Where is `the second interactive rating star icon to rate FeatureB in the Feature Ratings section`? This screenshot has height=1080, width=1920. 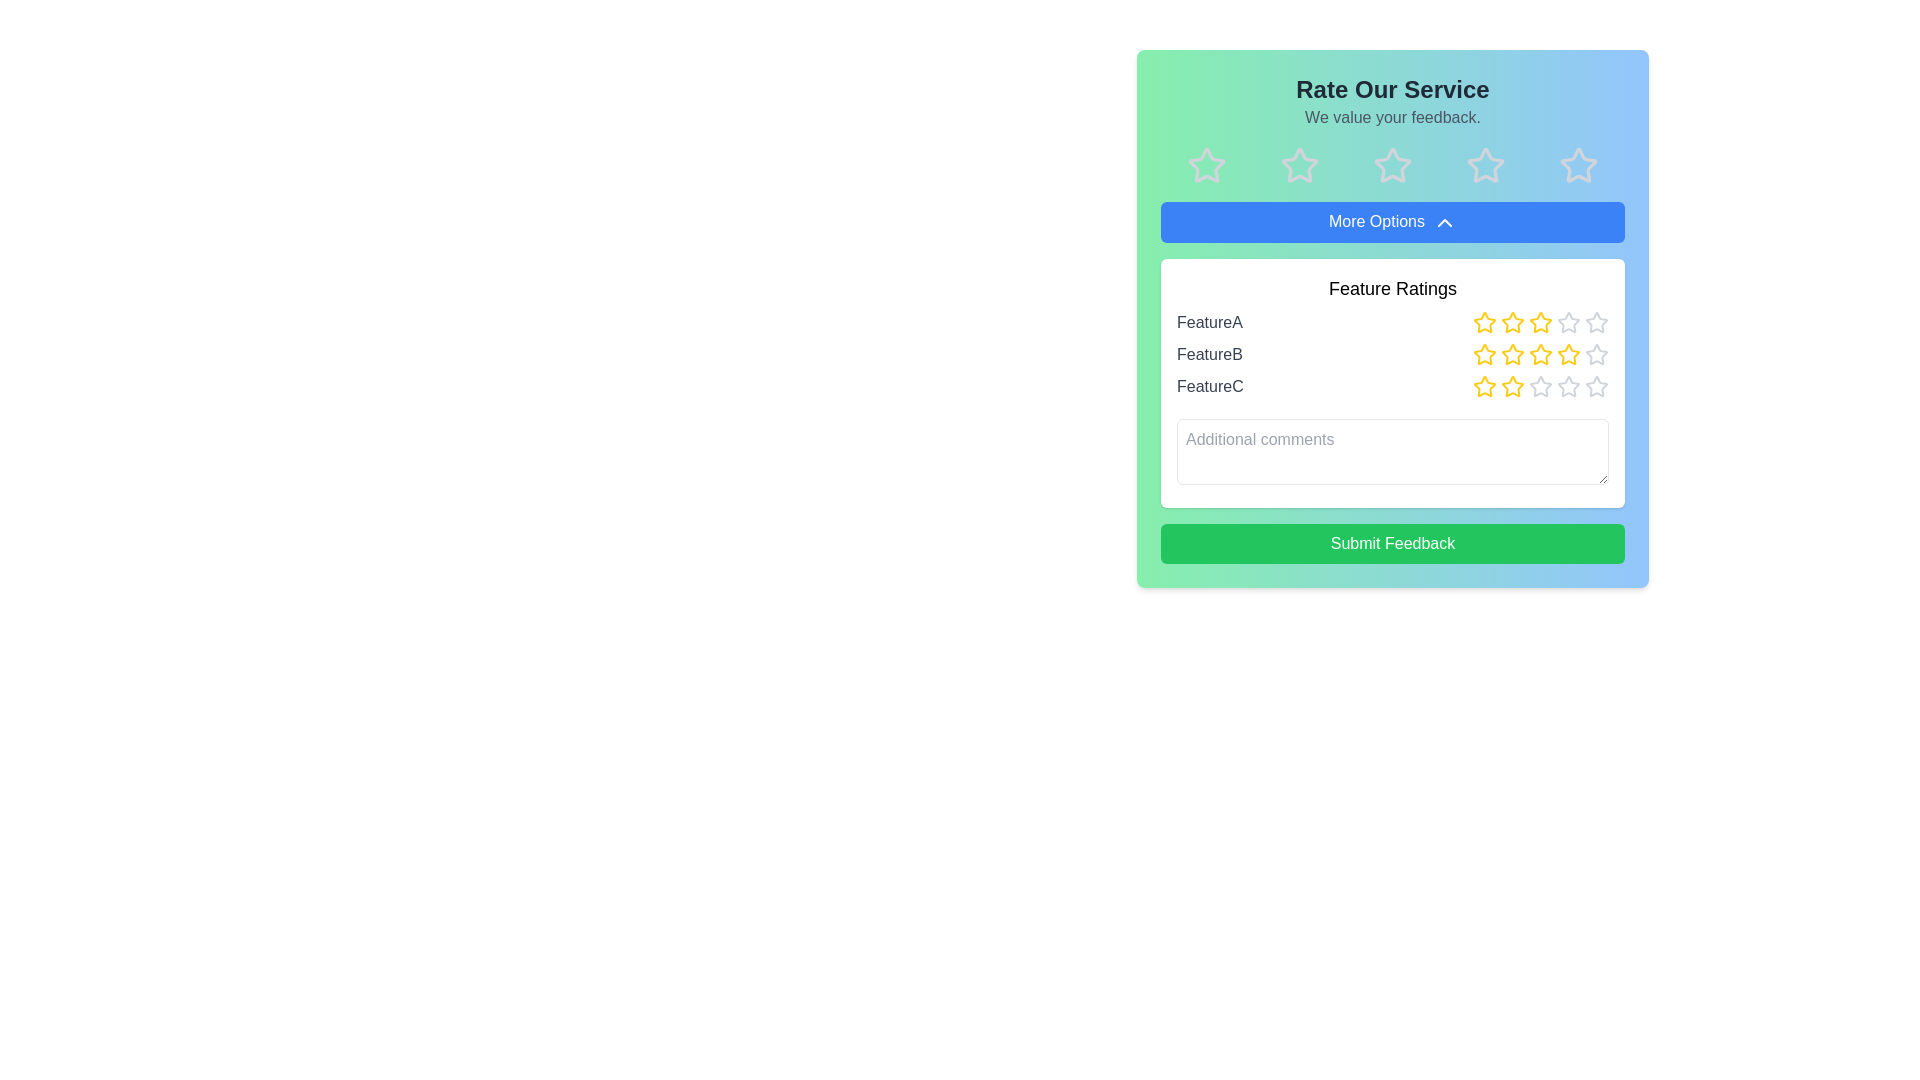
the second interactive rating star icon to rate FeatureB in the Feature Ratings section is located at coordinates (1484, 353).